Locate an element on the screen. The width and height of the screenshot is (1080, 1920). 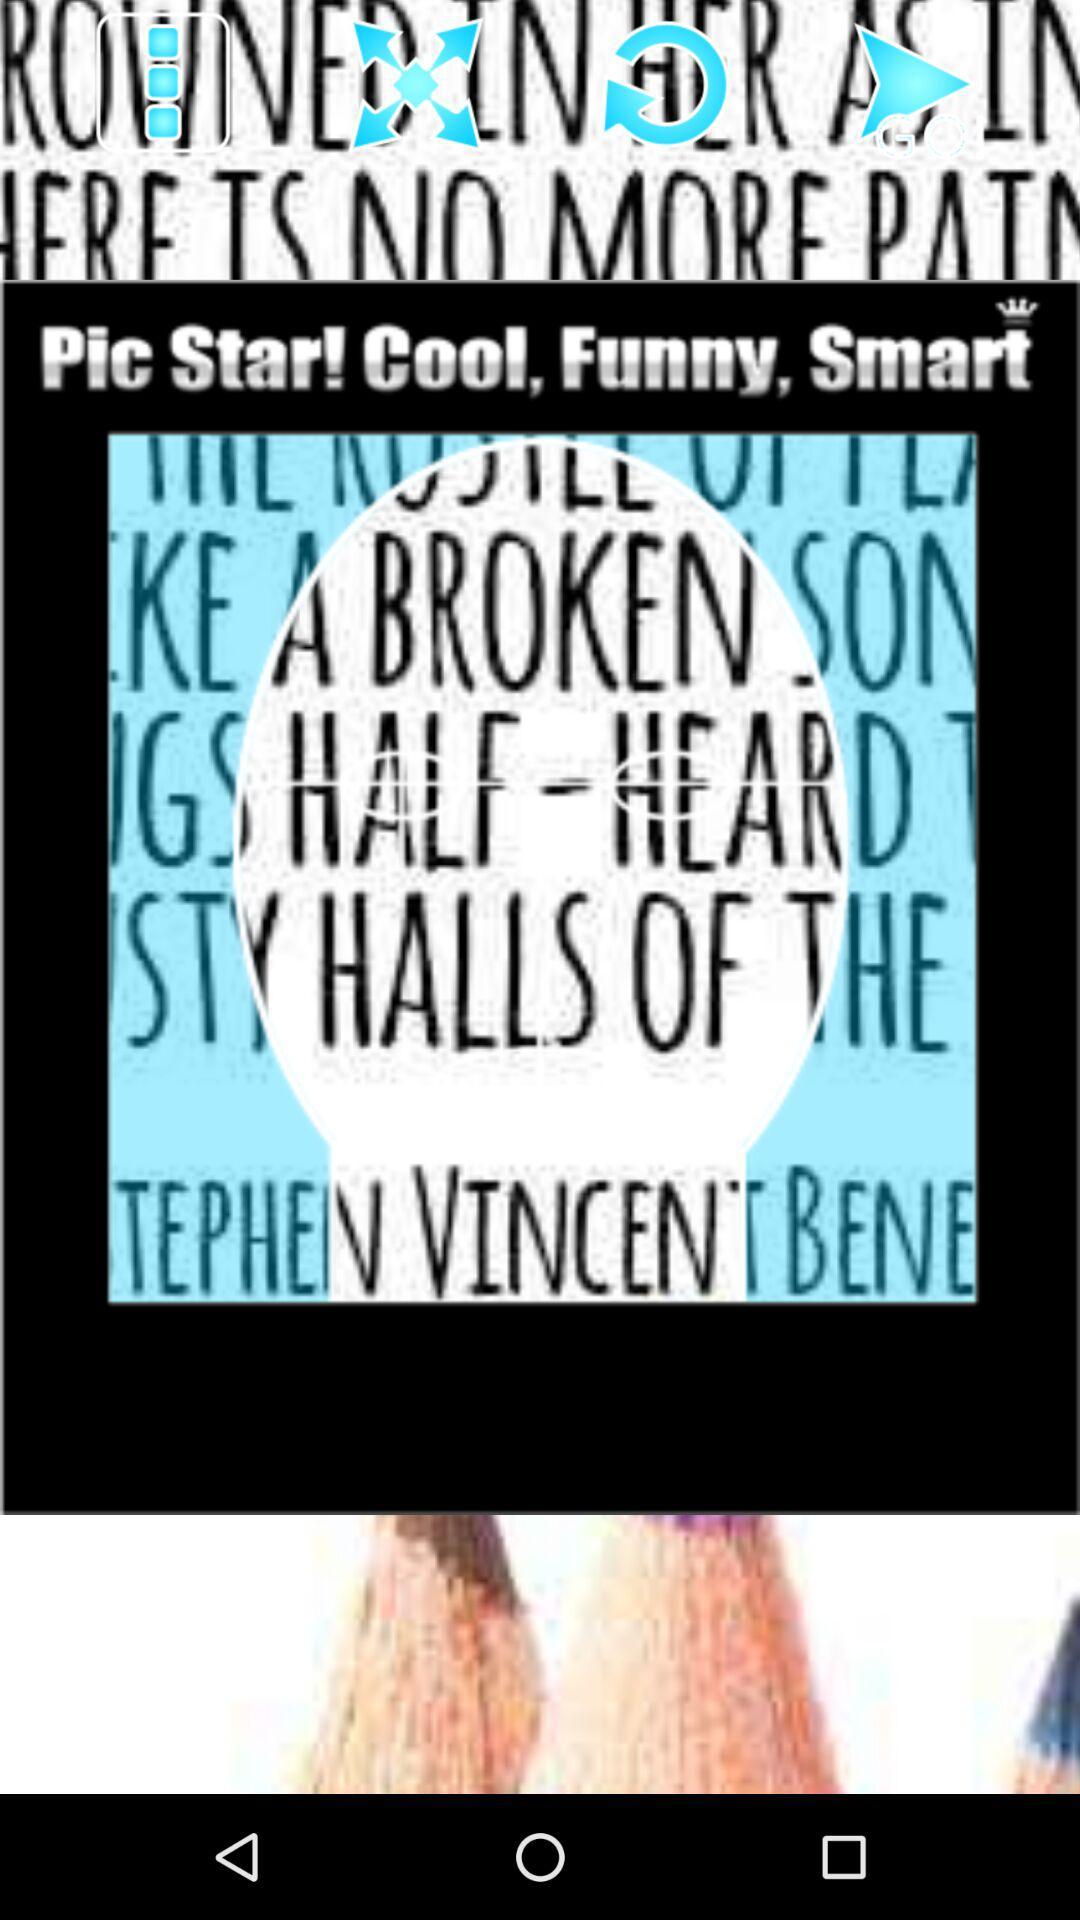
zoom in is located at coordinates (415, 84).